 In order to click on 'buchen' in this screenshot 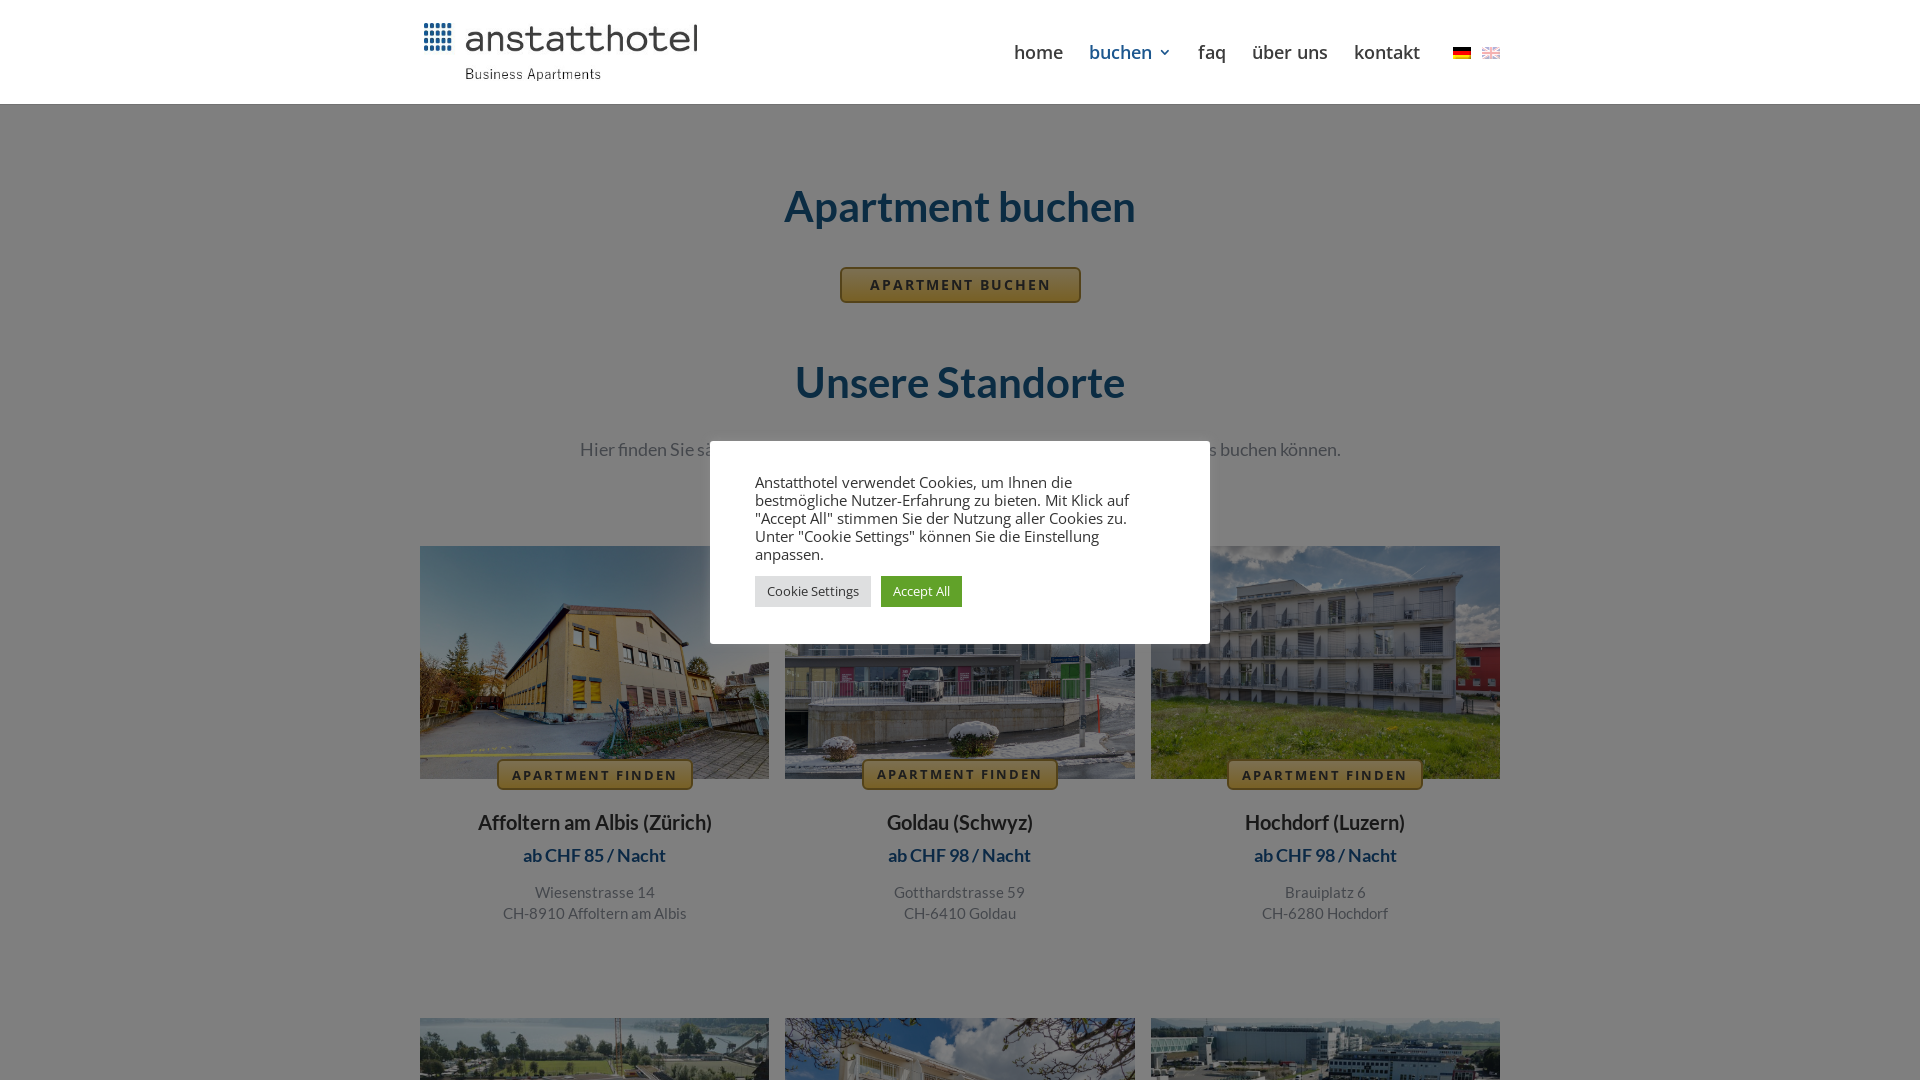, I will do `click(1130, 73)`.